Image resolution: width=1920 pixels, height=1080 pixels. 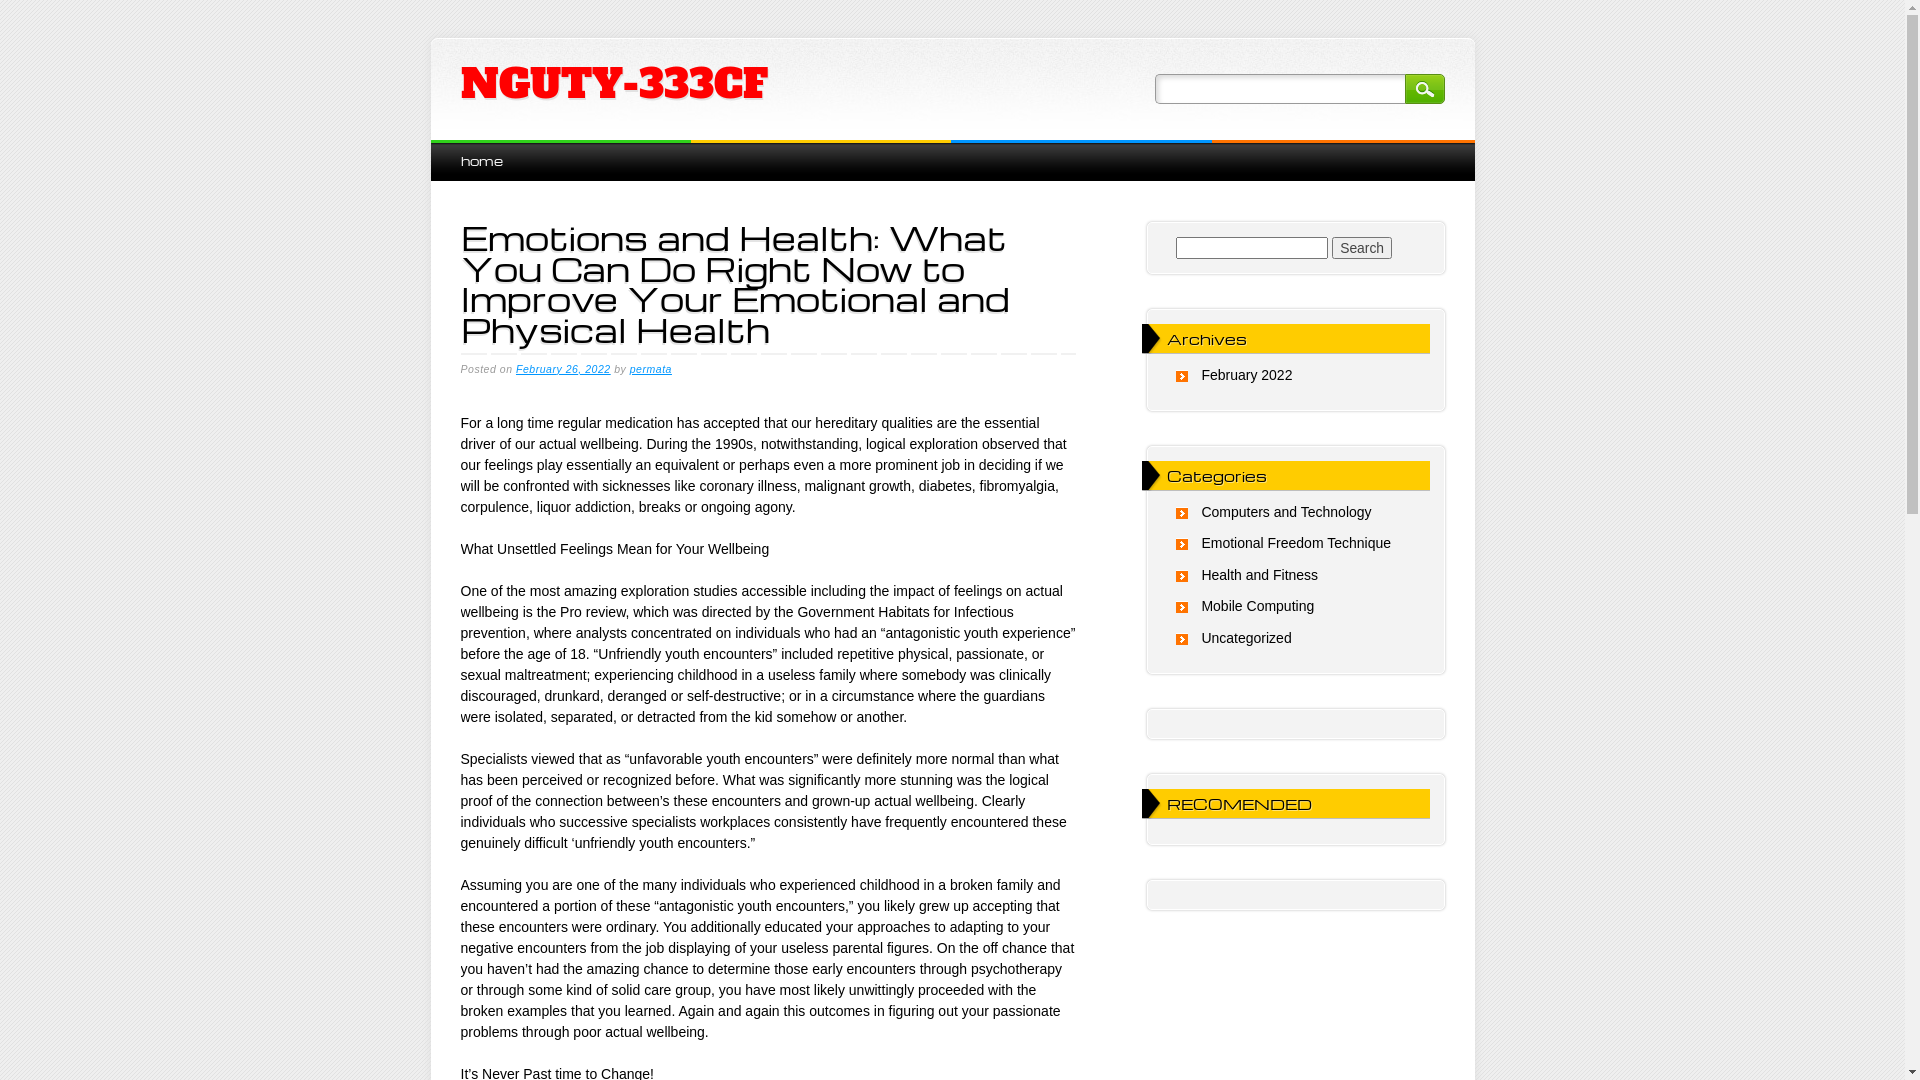 What do you see at coordinates (612, 83) in the screenshot?
I see `'NGUTY-333CF'` at bounding box center [612, 83].